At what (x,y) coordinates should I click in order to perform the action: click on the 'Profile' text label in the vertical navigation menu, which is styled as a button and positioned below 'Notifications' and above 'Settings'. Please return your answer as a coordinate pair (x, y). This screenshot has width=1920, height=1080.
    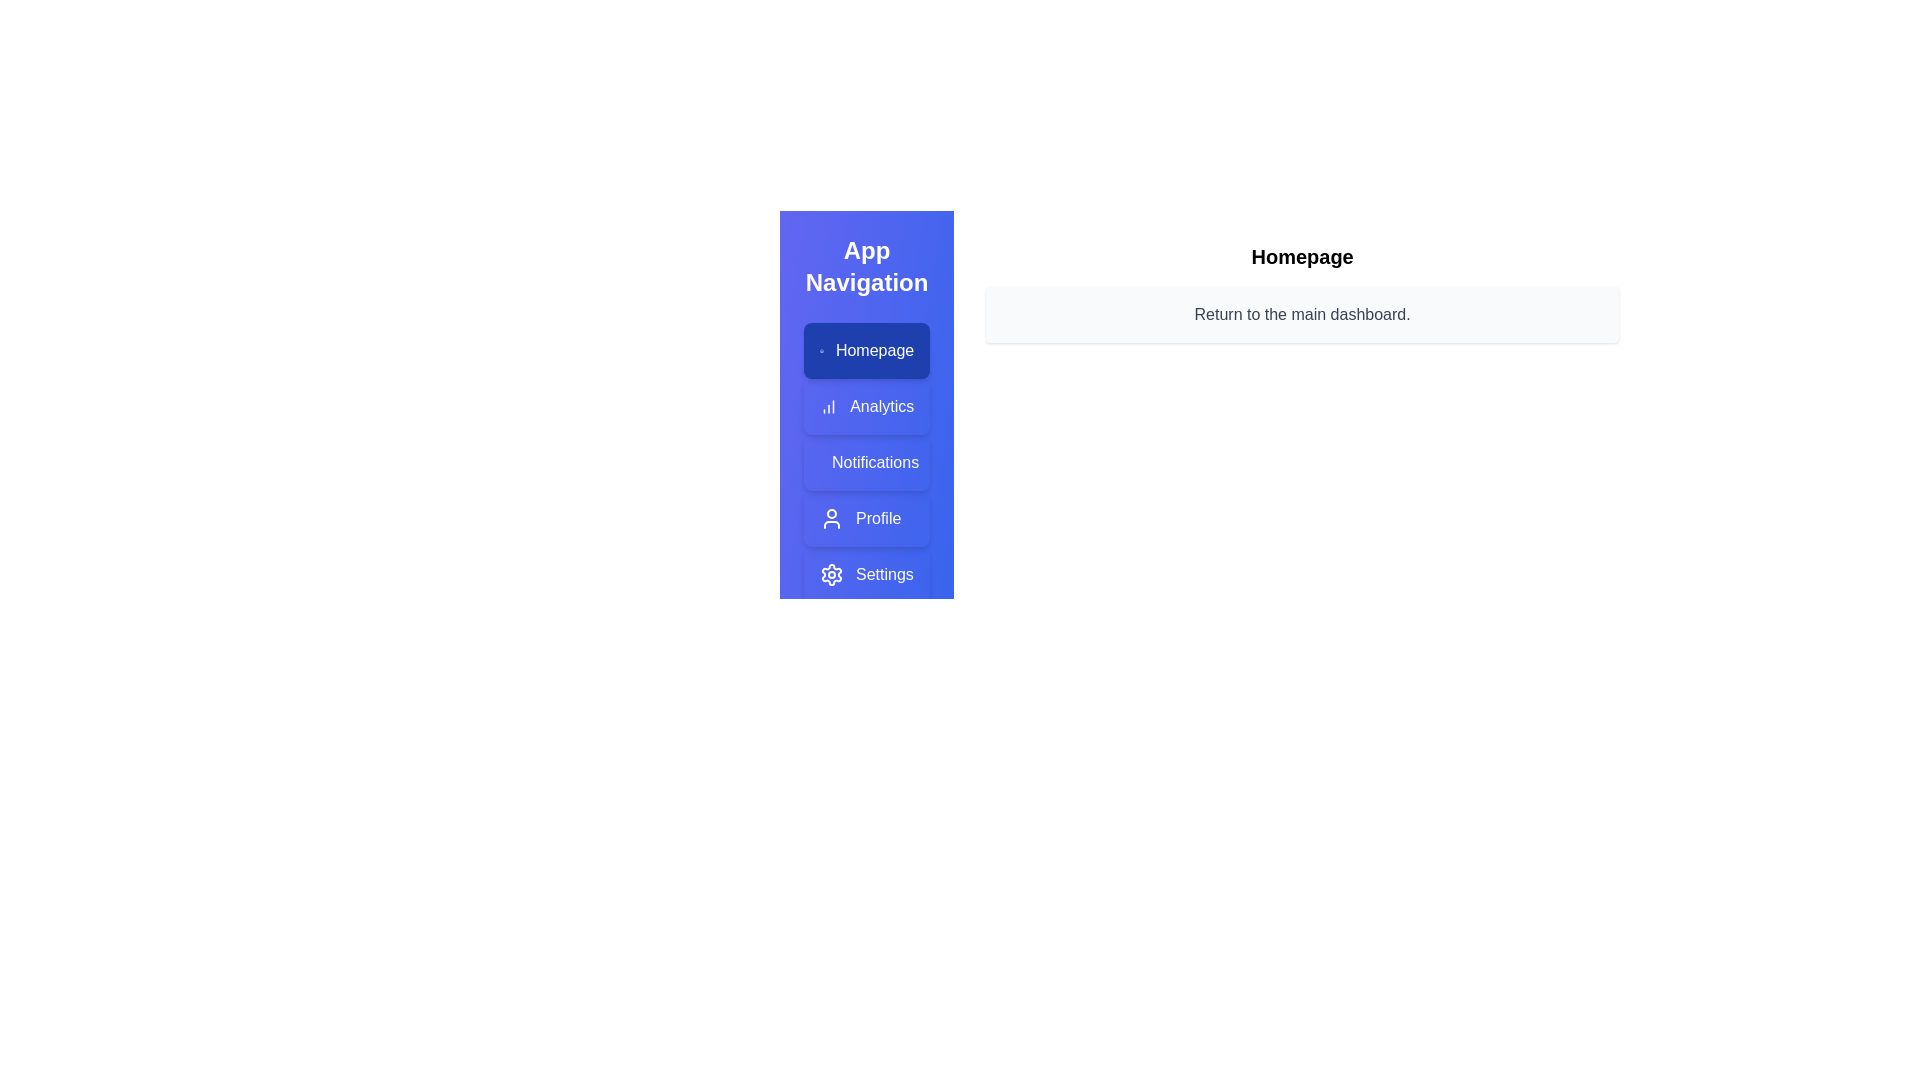
    Looking at the image, I should click on (878, 518).